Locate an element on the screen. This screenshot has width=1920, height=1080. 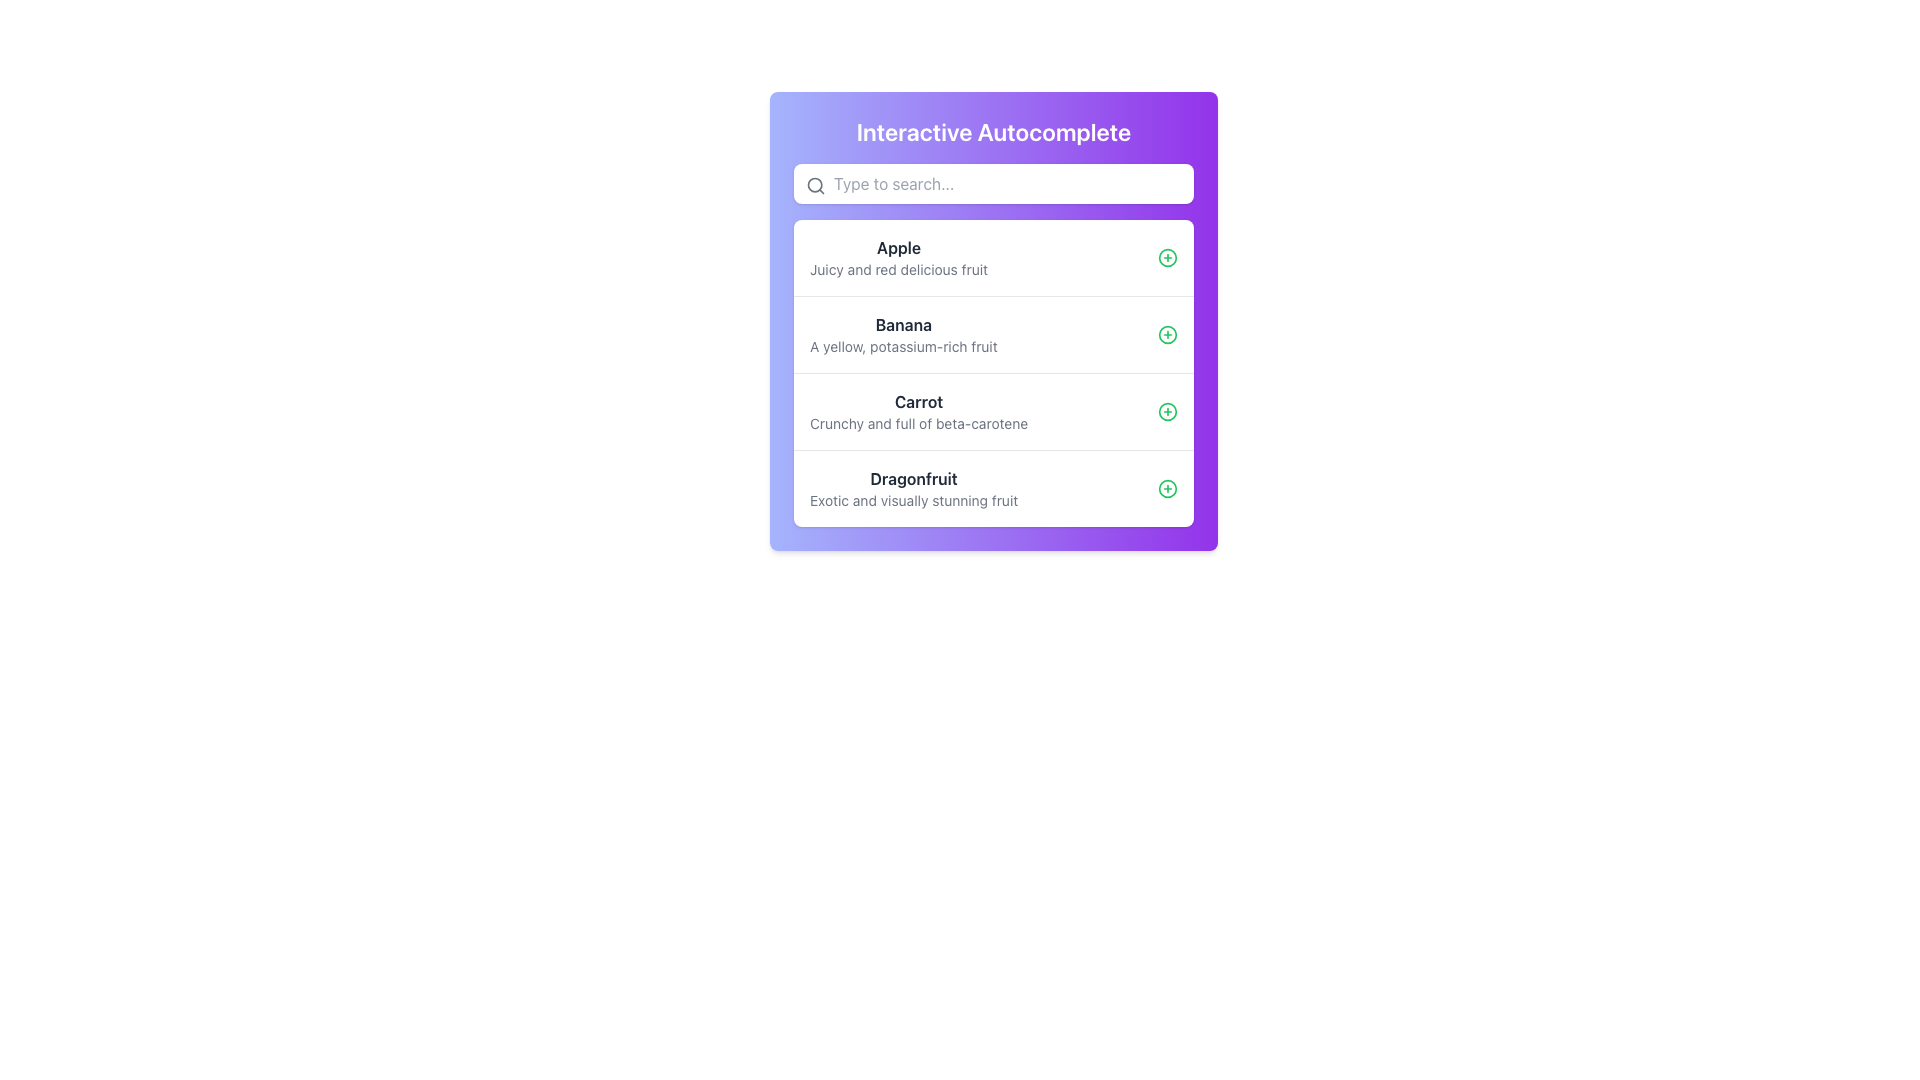
the button located at the far right of the 'Dragonfruit' entry in the interactive autocomplete list is located at coordinates (1167, 489).